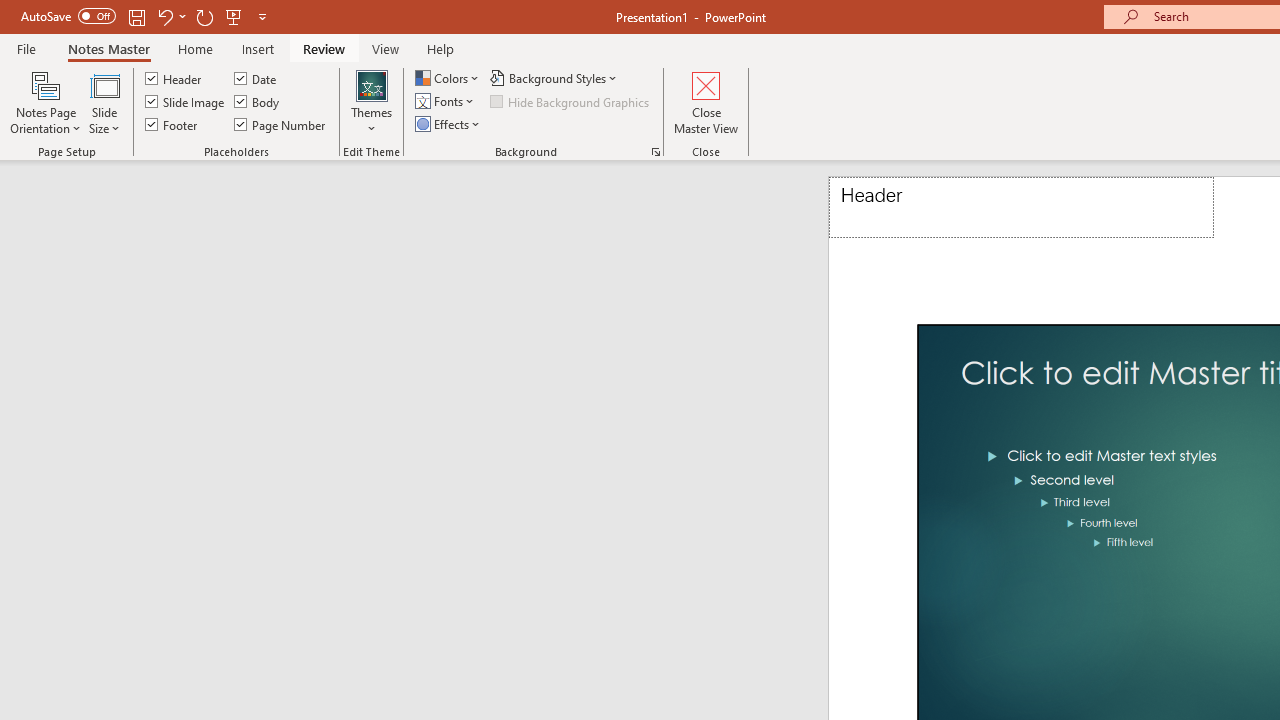 The width and height of the screenshot is (1280, 720). Describe the element at coordinates (1021, 207) in the screenshot. I see `'Header'` at that location.